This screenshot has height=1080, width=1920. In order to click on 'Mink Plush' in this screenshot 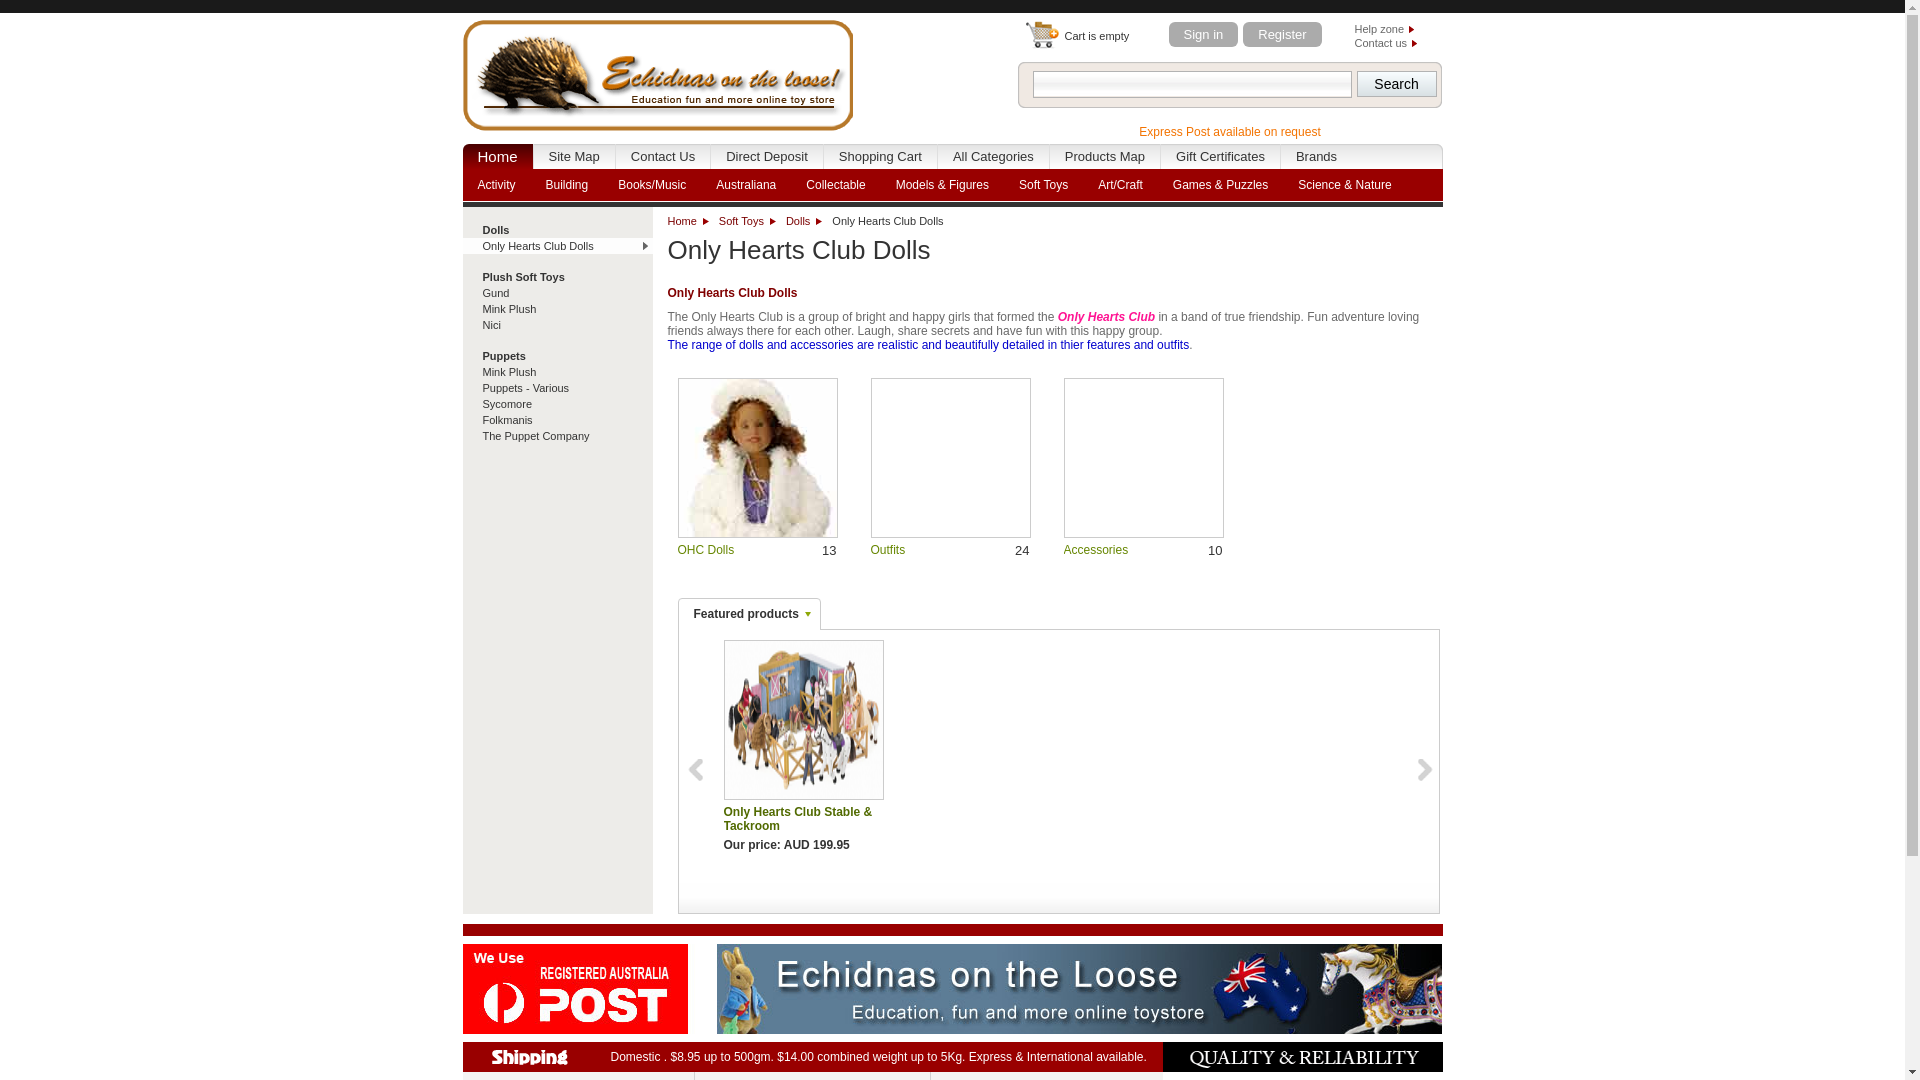, I will do `click(556, 371)`.